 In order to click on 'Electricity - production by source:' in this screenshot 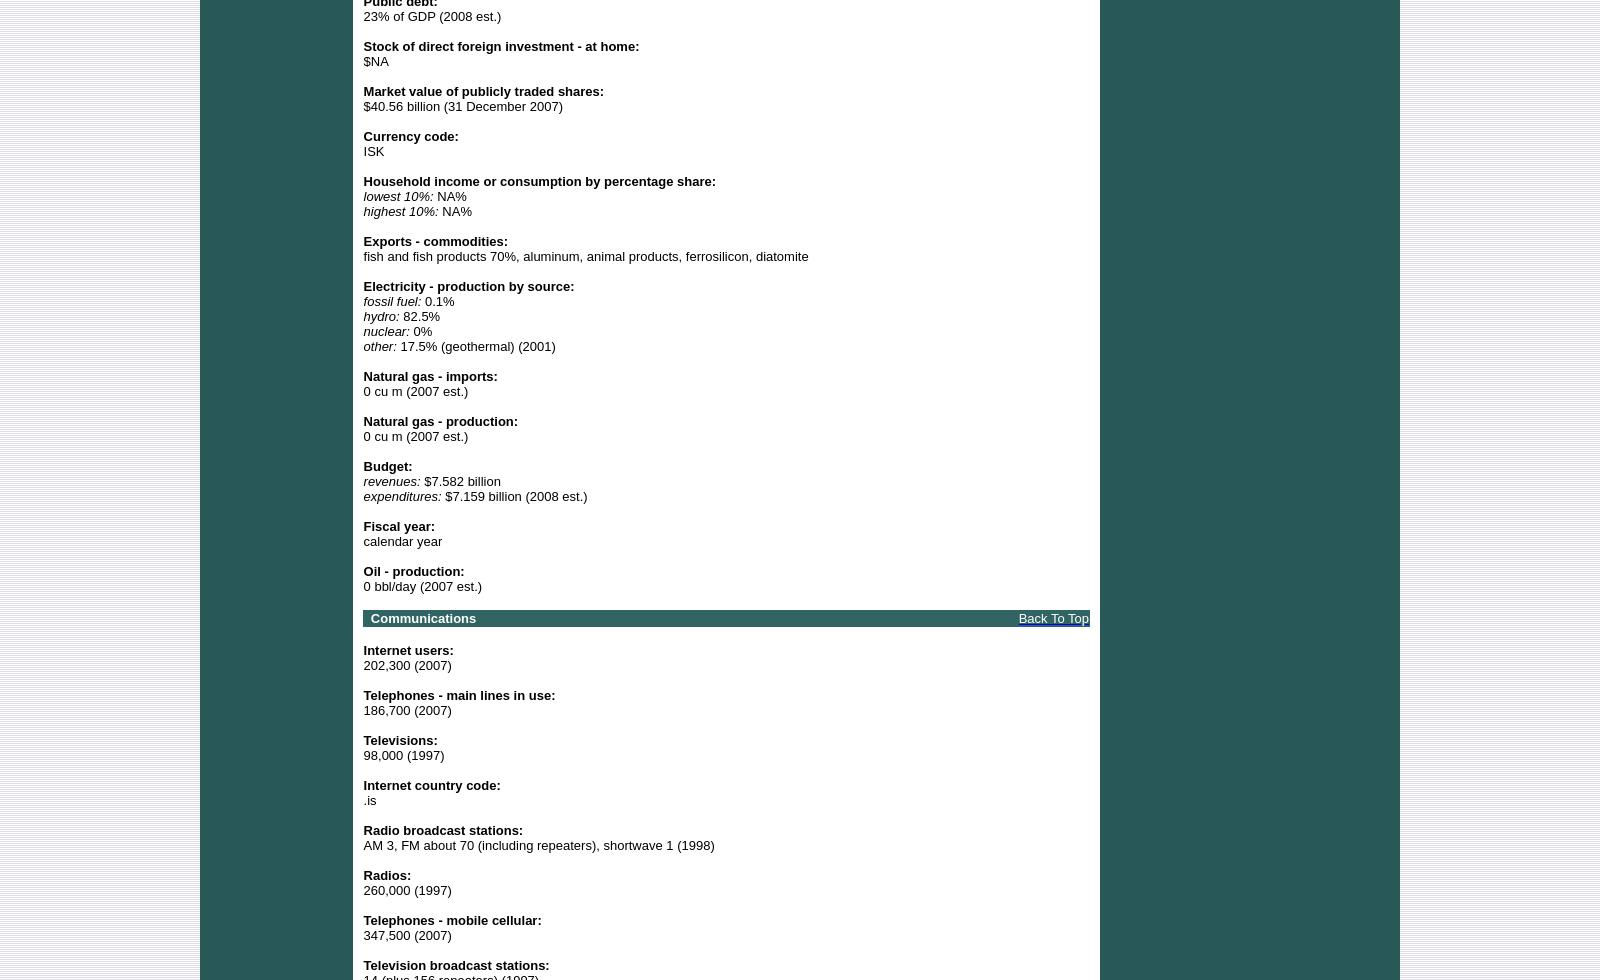, I will do `click(467, 285)`.